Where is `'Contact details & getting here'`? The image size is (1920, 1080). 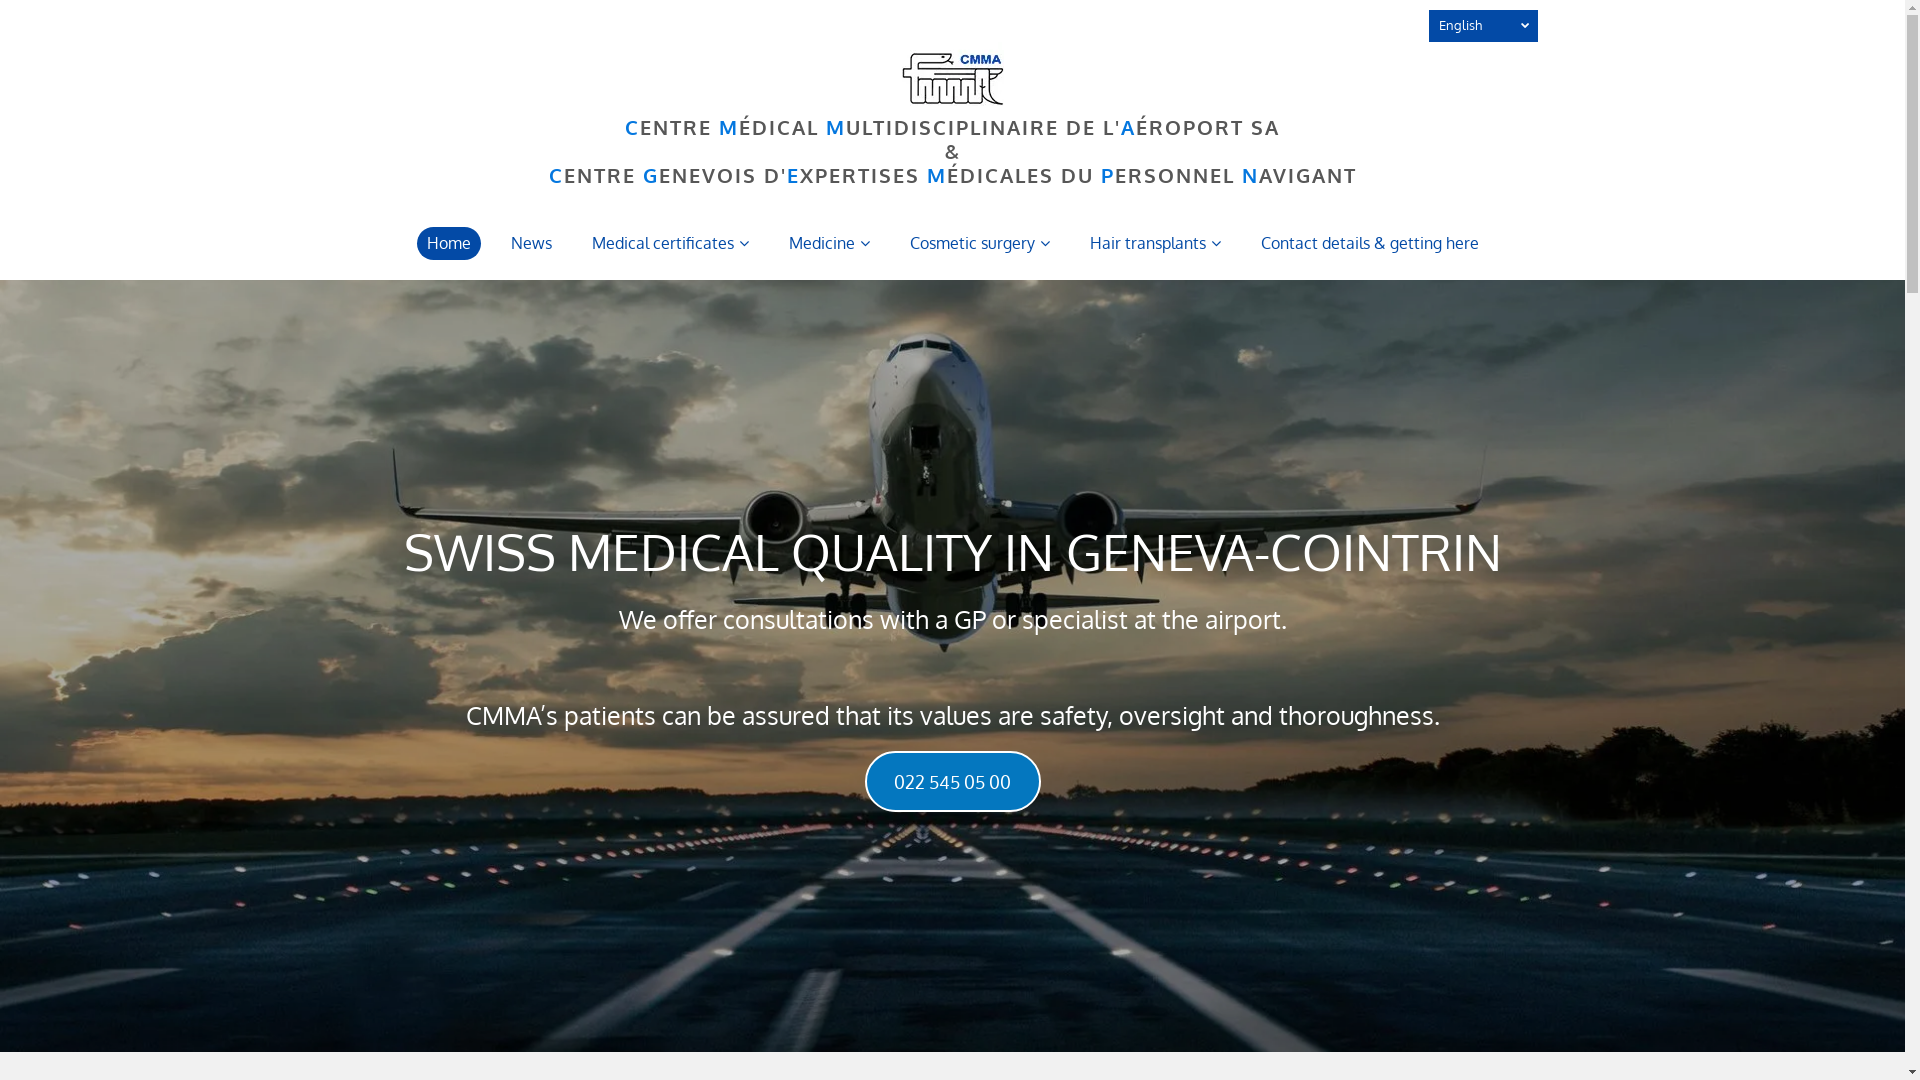 'Contact details & getting here' is located at coordinates (1367, 242).